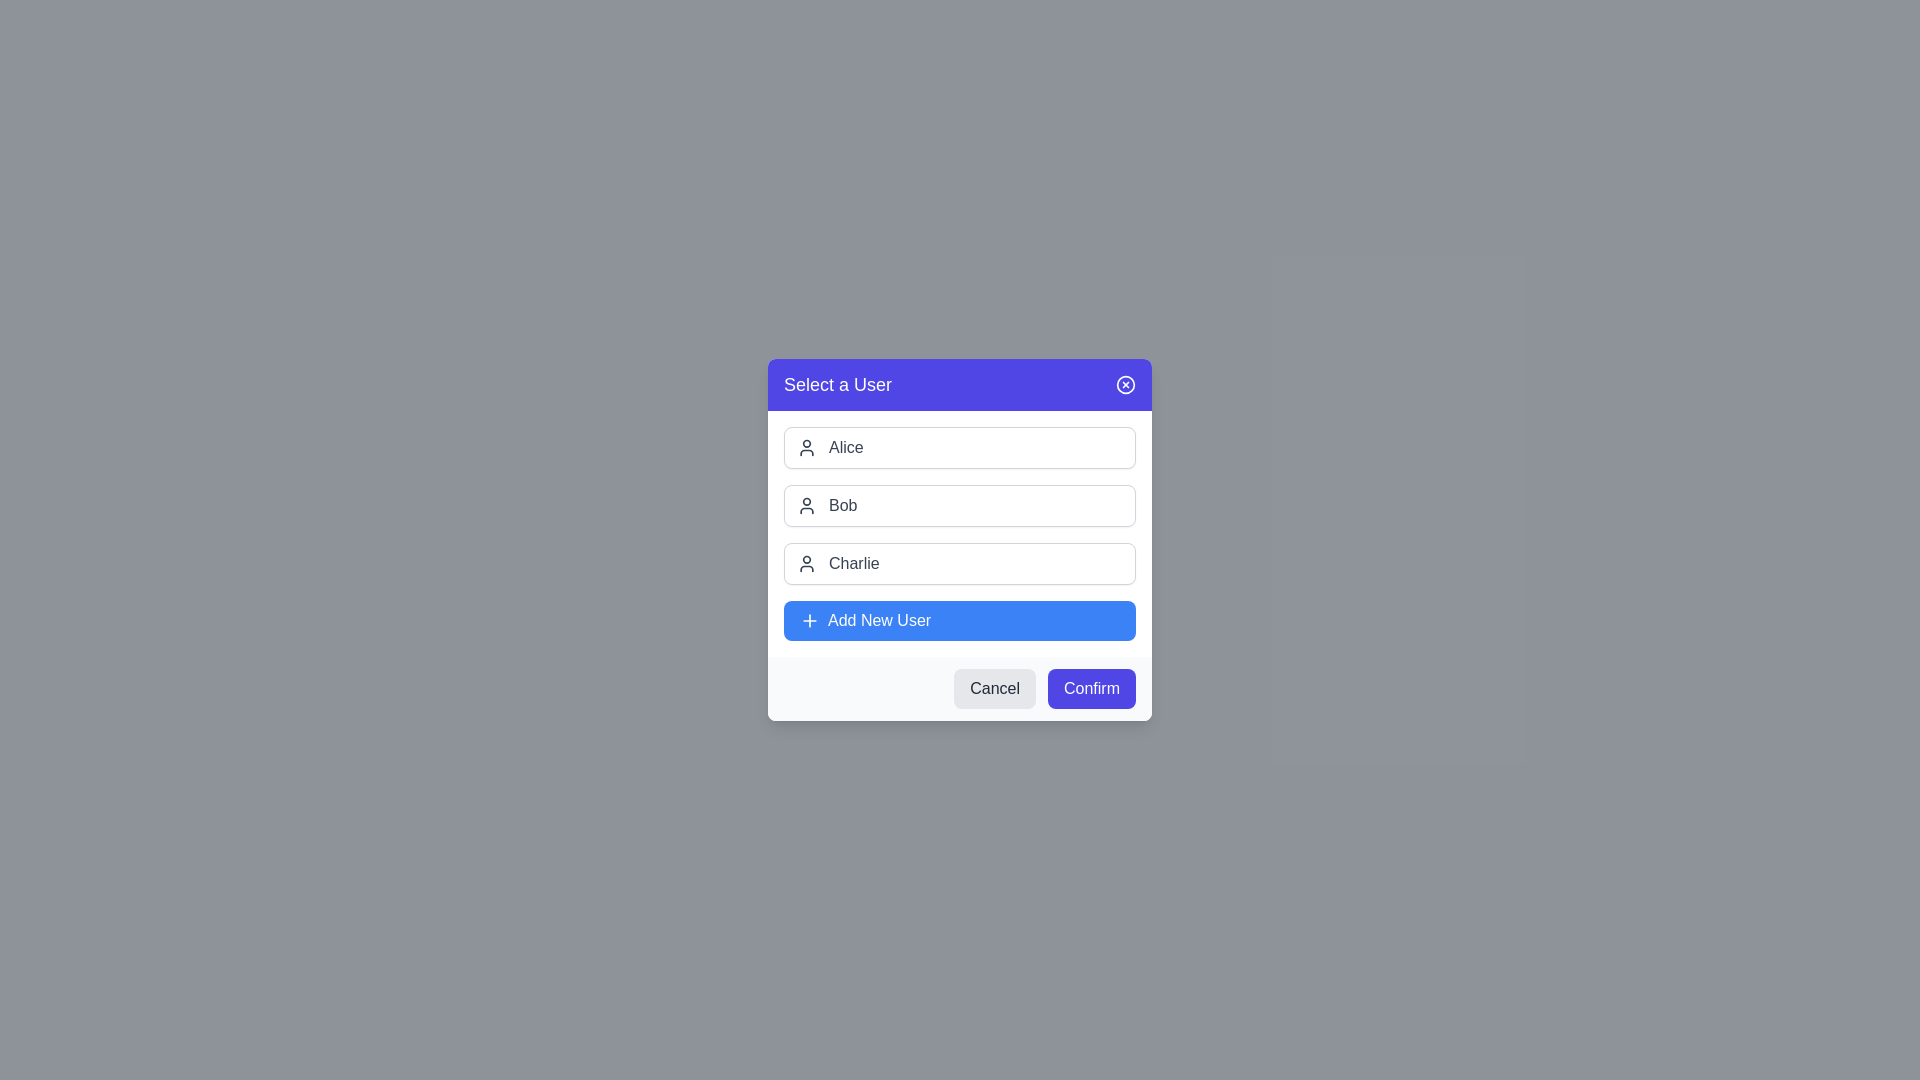 This screenshot has height=1080, width=1920. I want to click on the user identification icon representing 'Bob', located to the left of the text 'Bob' in the second slot of the vertical list under the header 'Select a User', so click(806, 504).